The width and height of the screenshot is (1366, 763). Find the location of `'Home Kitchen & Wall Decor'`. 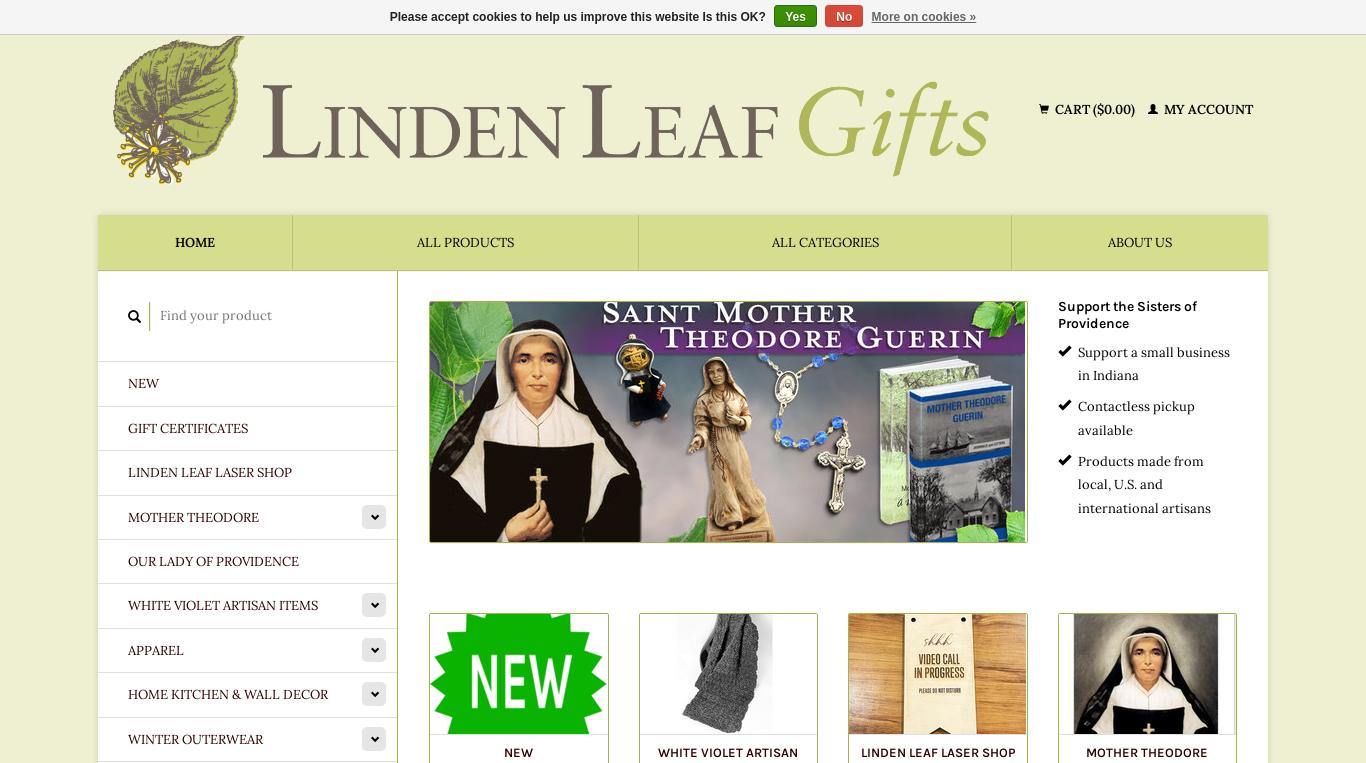

'Home Kitchen & Wall Decor' is located at coordinates (226, 693).